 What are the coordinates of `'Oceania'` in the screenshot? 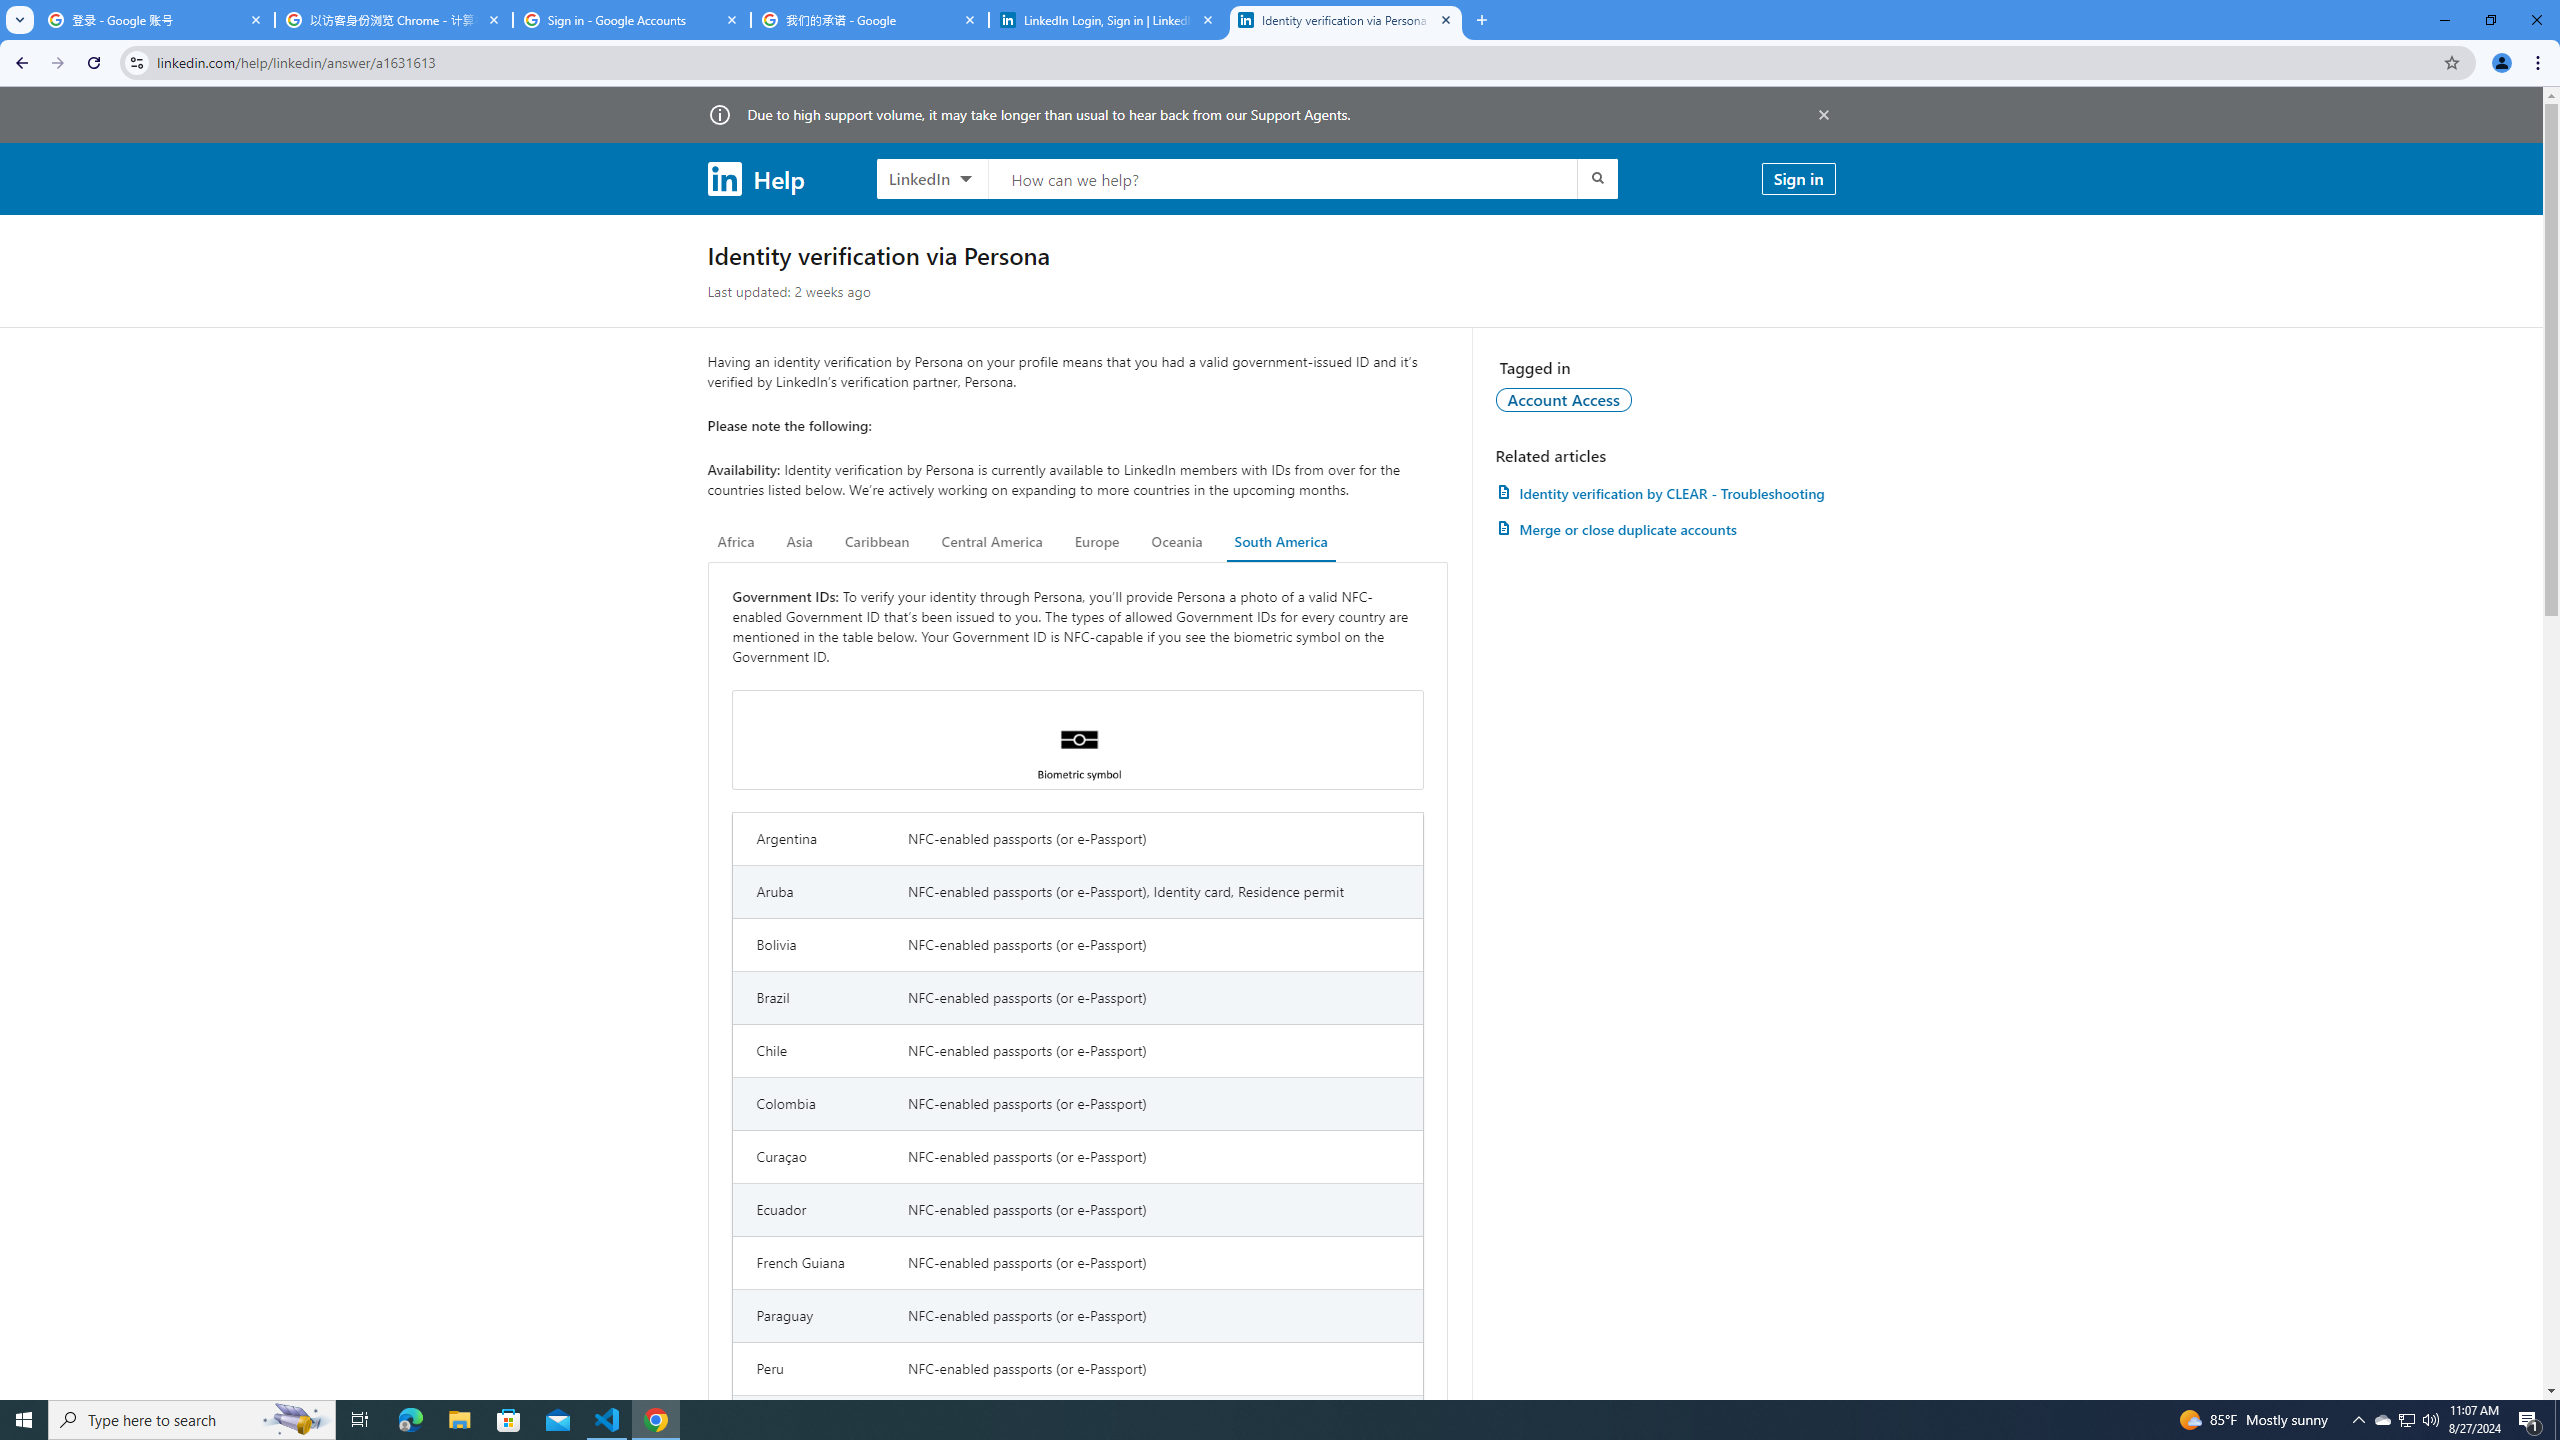 It's located at (1175, 541).